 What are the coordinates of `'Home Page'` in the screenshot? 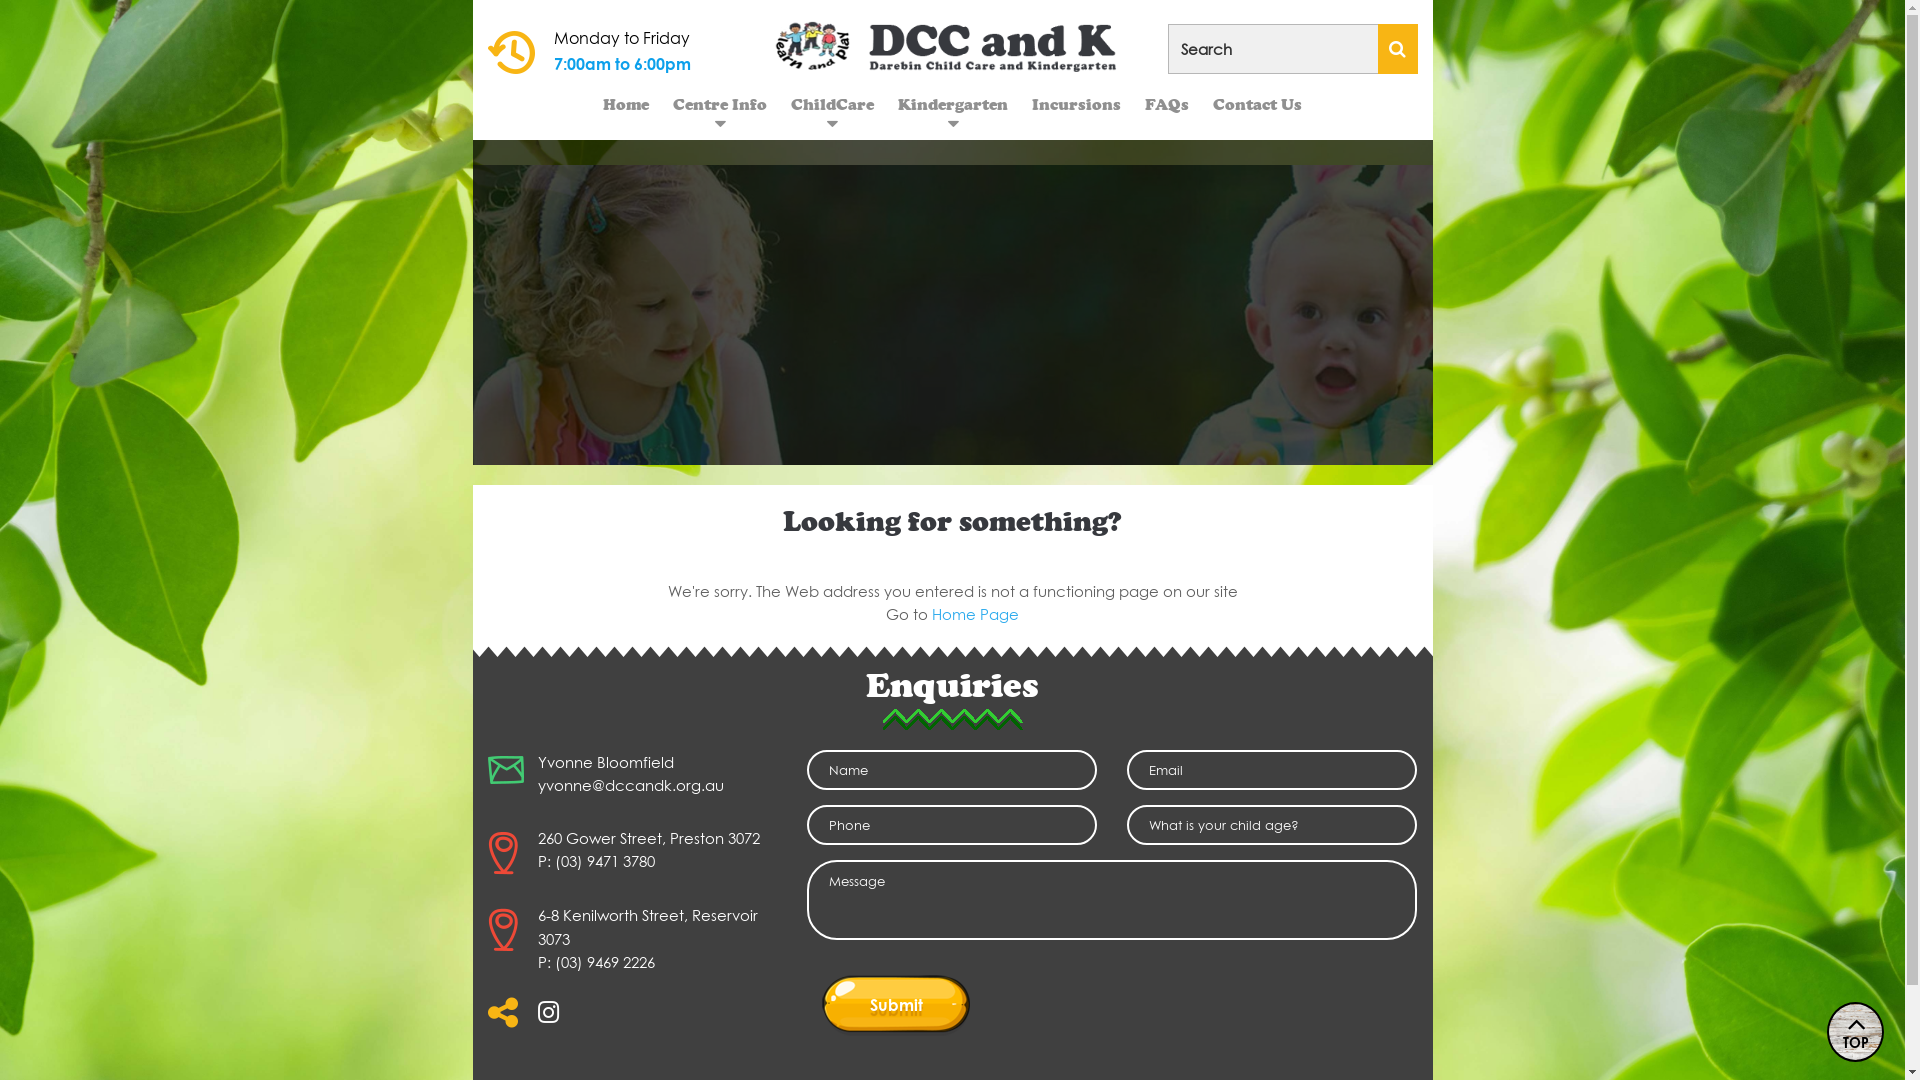 It's located at (930, 612).